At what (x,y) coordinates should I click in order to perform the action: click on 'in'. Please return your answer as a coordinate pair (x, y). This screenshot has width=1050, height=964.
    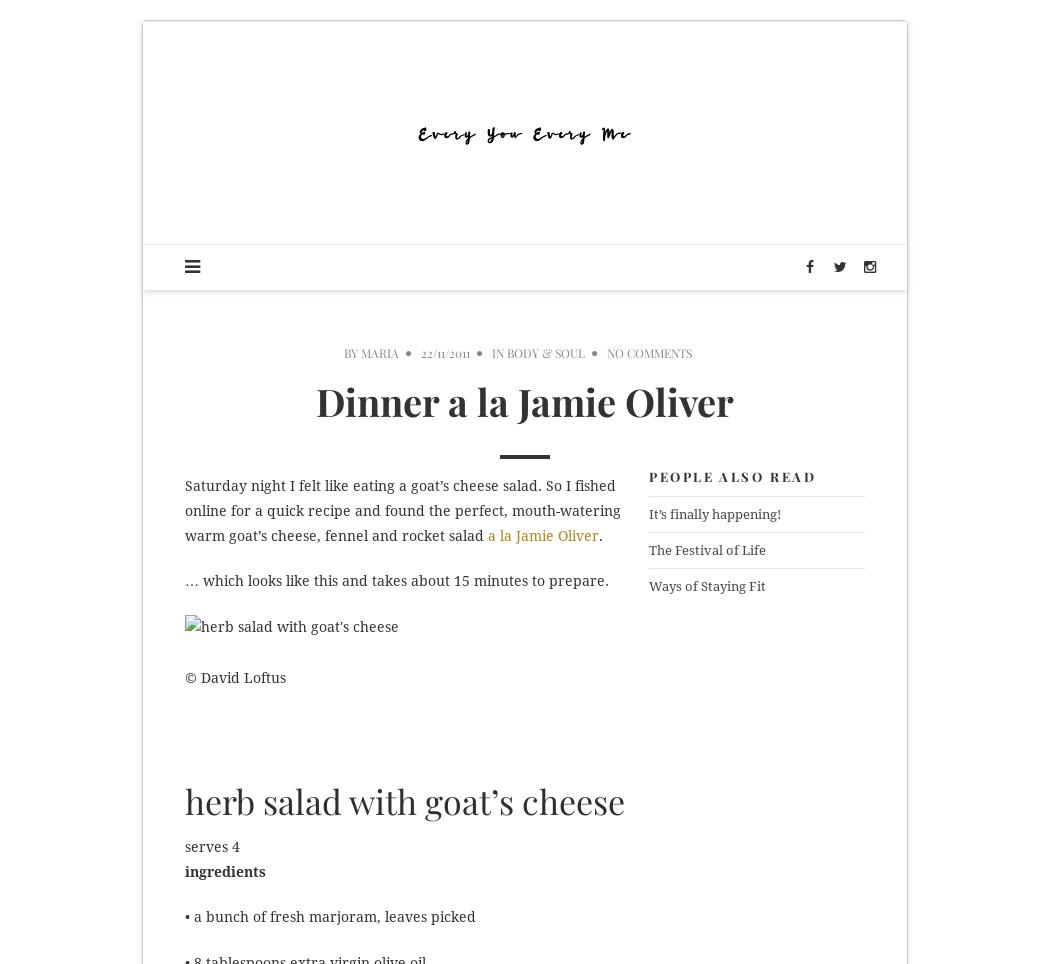
    Looking at the image, I should click on (498, 352).